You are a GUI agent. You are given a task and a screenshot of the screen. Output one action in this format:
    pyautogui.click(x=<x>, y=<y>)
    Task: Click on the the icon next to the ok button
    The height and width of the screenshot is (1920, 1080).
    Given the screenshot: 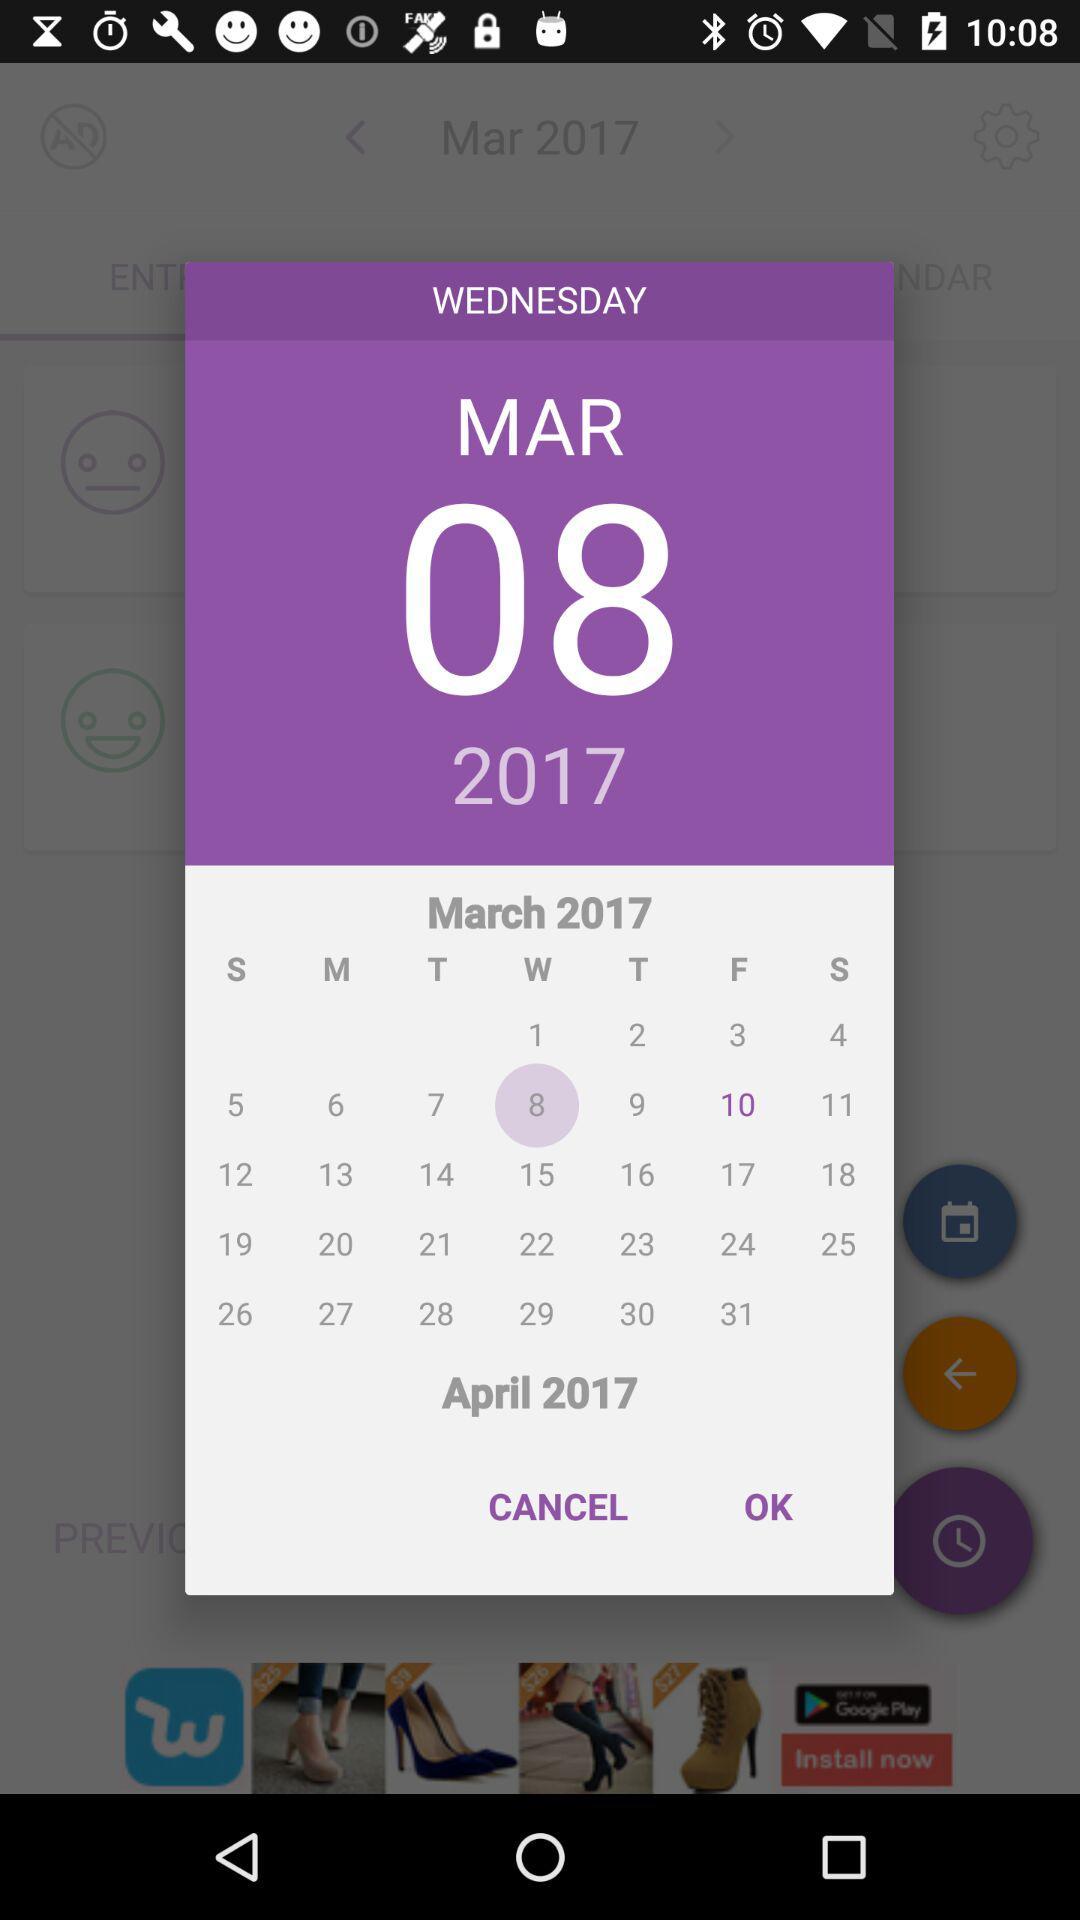 What is the action you would take?
    pyautogui.click(x=558, y=1506)
    